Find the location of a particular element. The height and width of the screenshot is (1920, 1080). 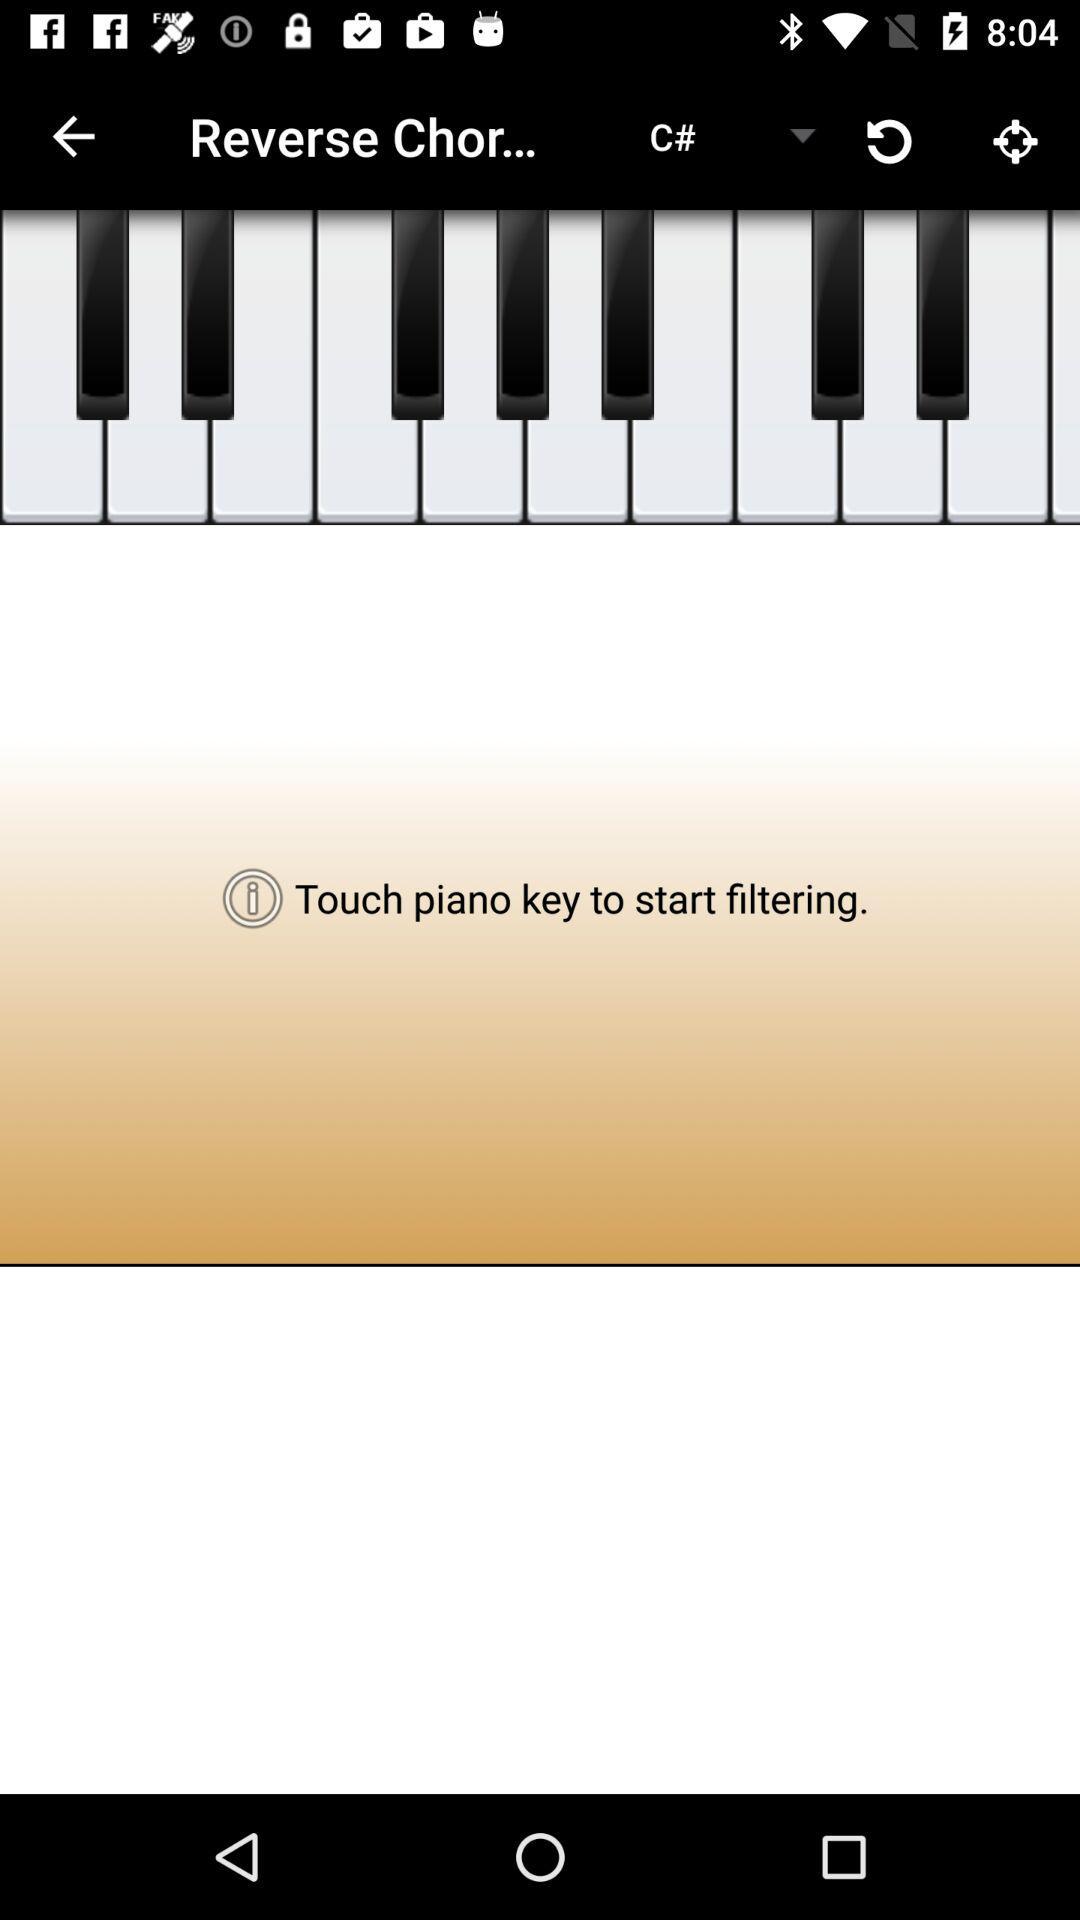

the 2nd black piano key from the right is located at coordinates (837, 314).